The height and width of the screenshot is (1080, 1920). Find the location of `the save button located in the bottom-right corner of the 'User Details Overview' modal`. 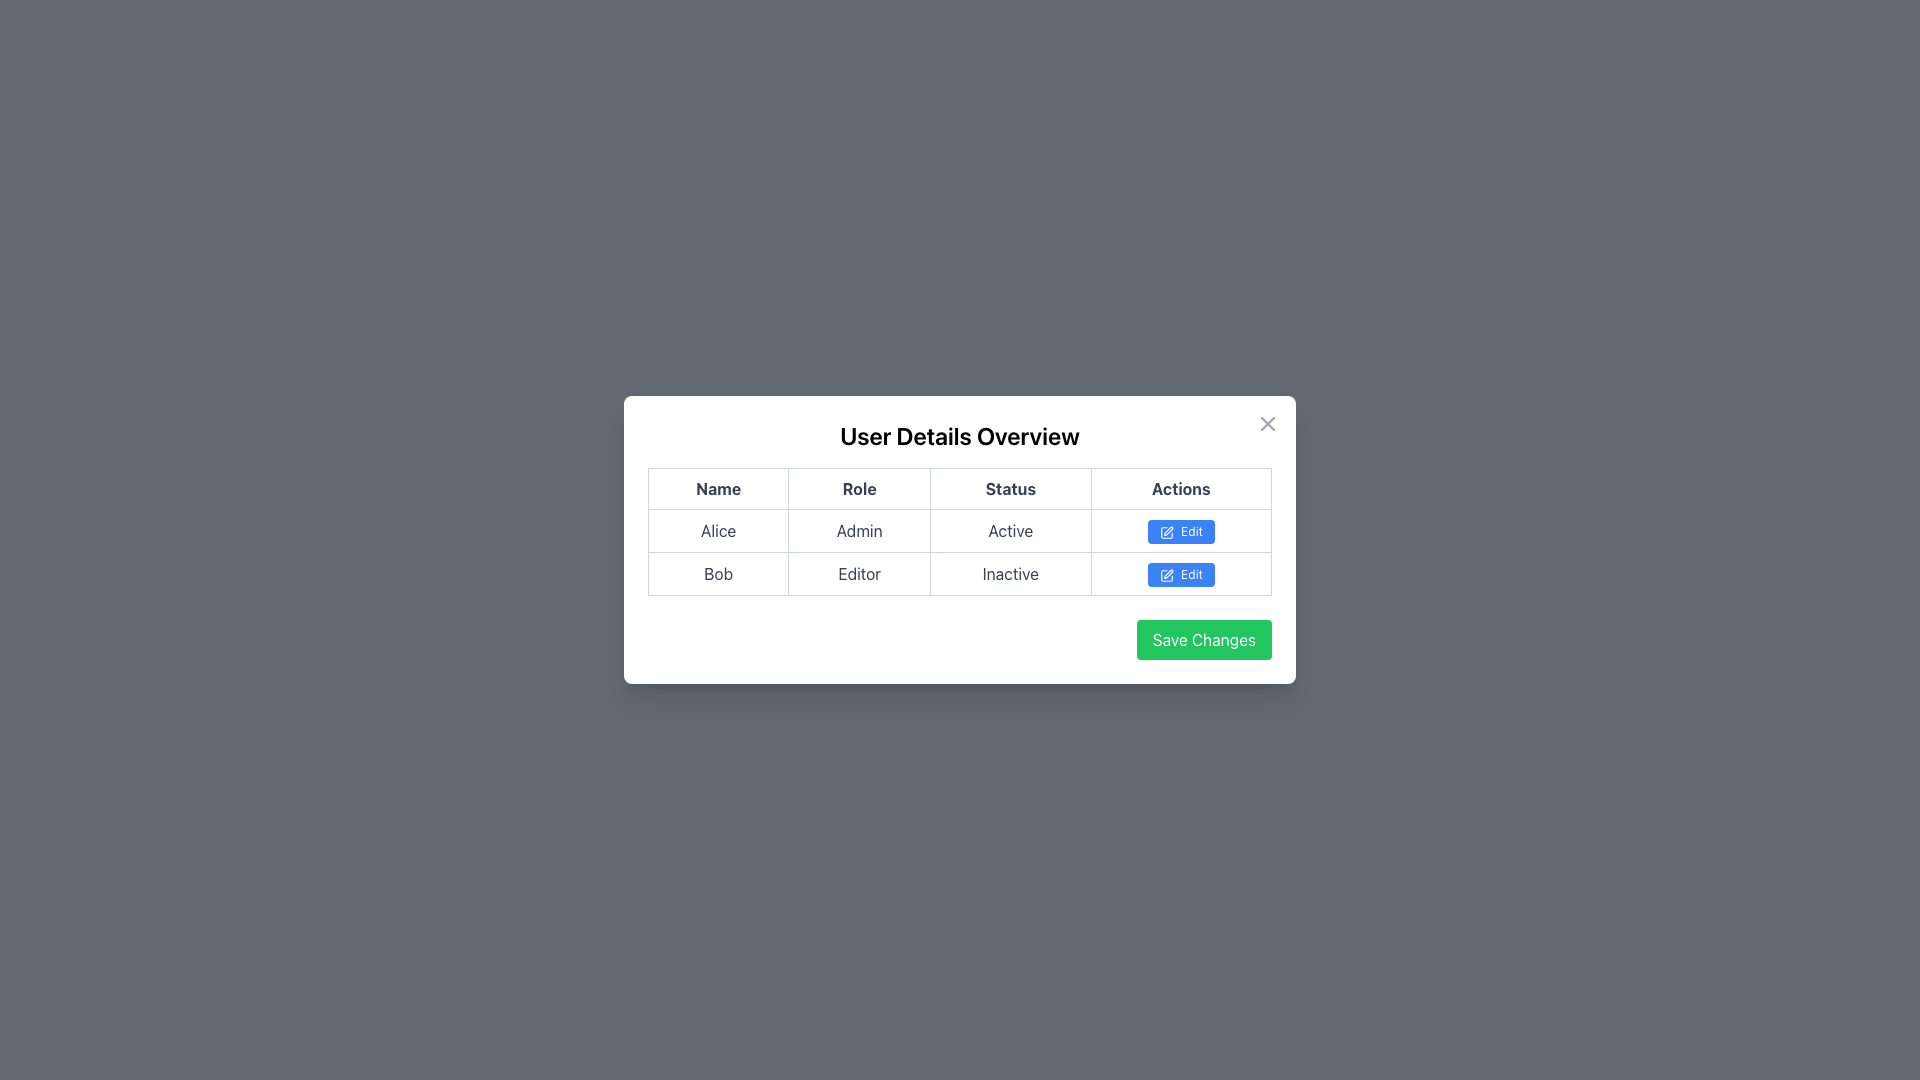

the save button located in the bottom-right corner of the 'User Details Overview' modal is located at coordinates (1203, 640).